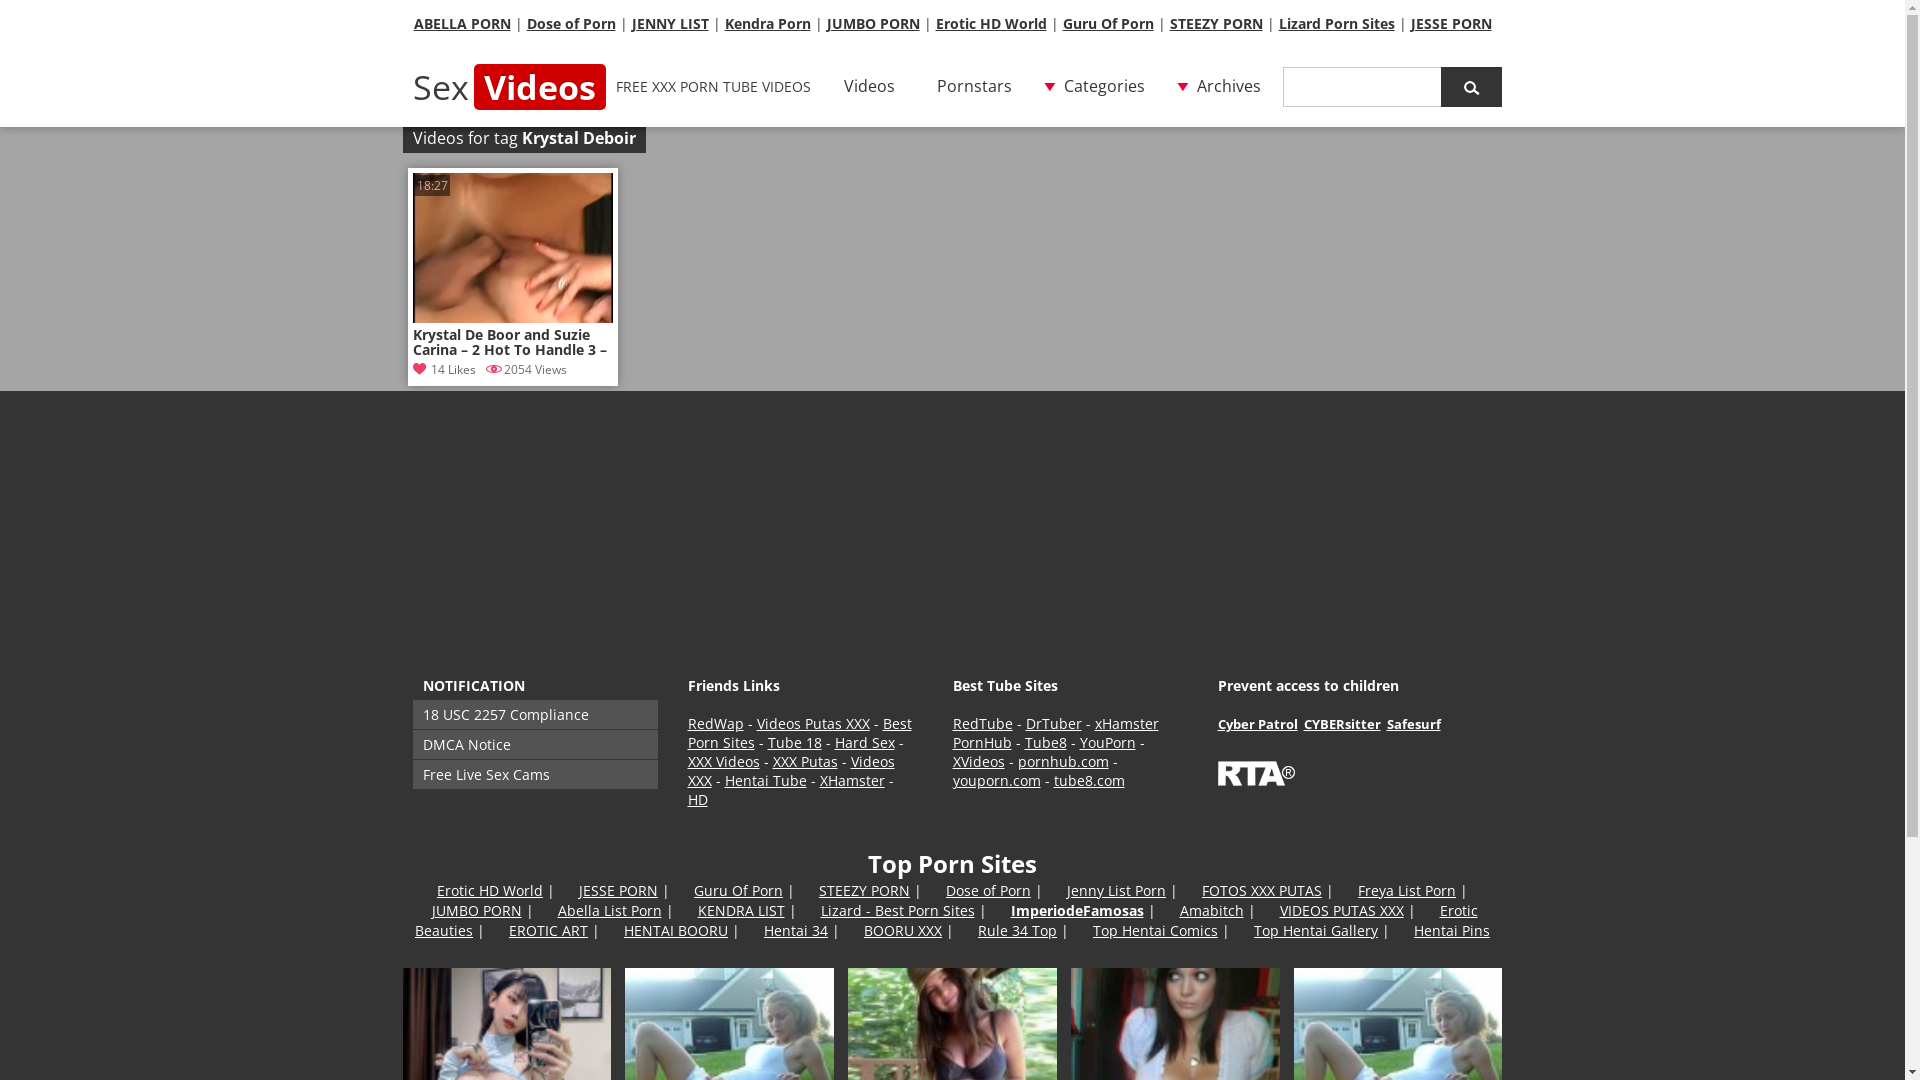 The width and height of the screenshot is (1920, 1080). What do you see at coordinates (442, 369) in the screenshot?
I see `'14 Likes'` at bounding box center [442, 369].